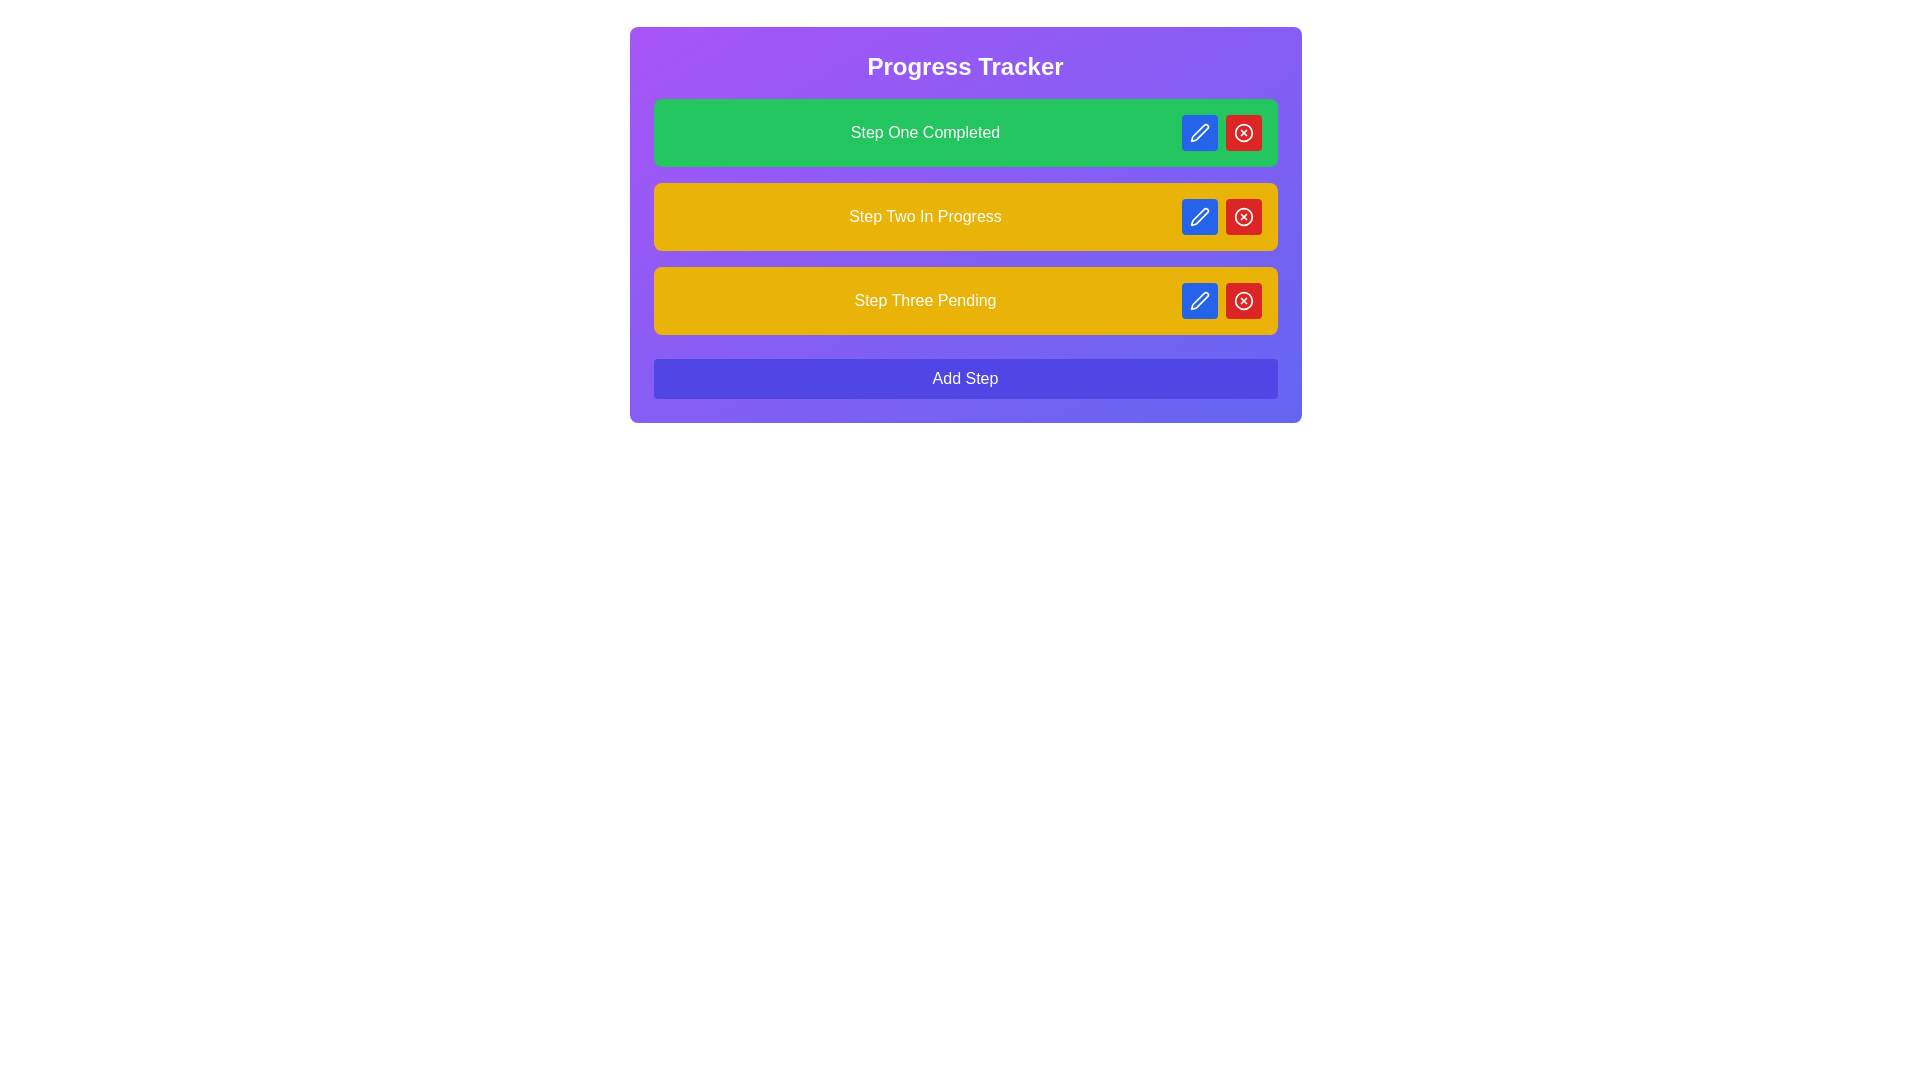 The width and height of the screenshot is (1920, 1080). Describe the element at coordinates (1199, 132) in the screenshot. I see `the pen icon button with a blue background located beside the text 'Step One Completed' in the progress tracker` at that location.